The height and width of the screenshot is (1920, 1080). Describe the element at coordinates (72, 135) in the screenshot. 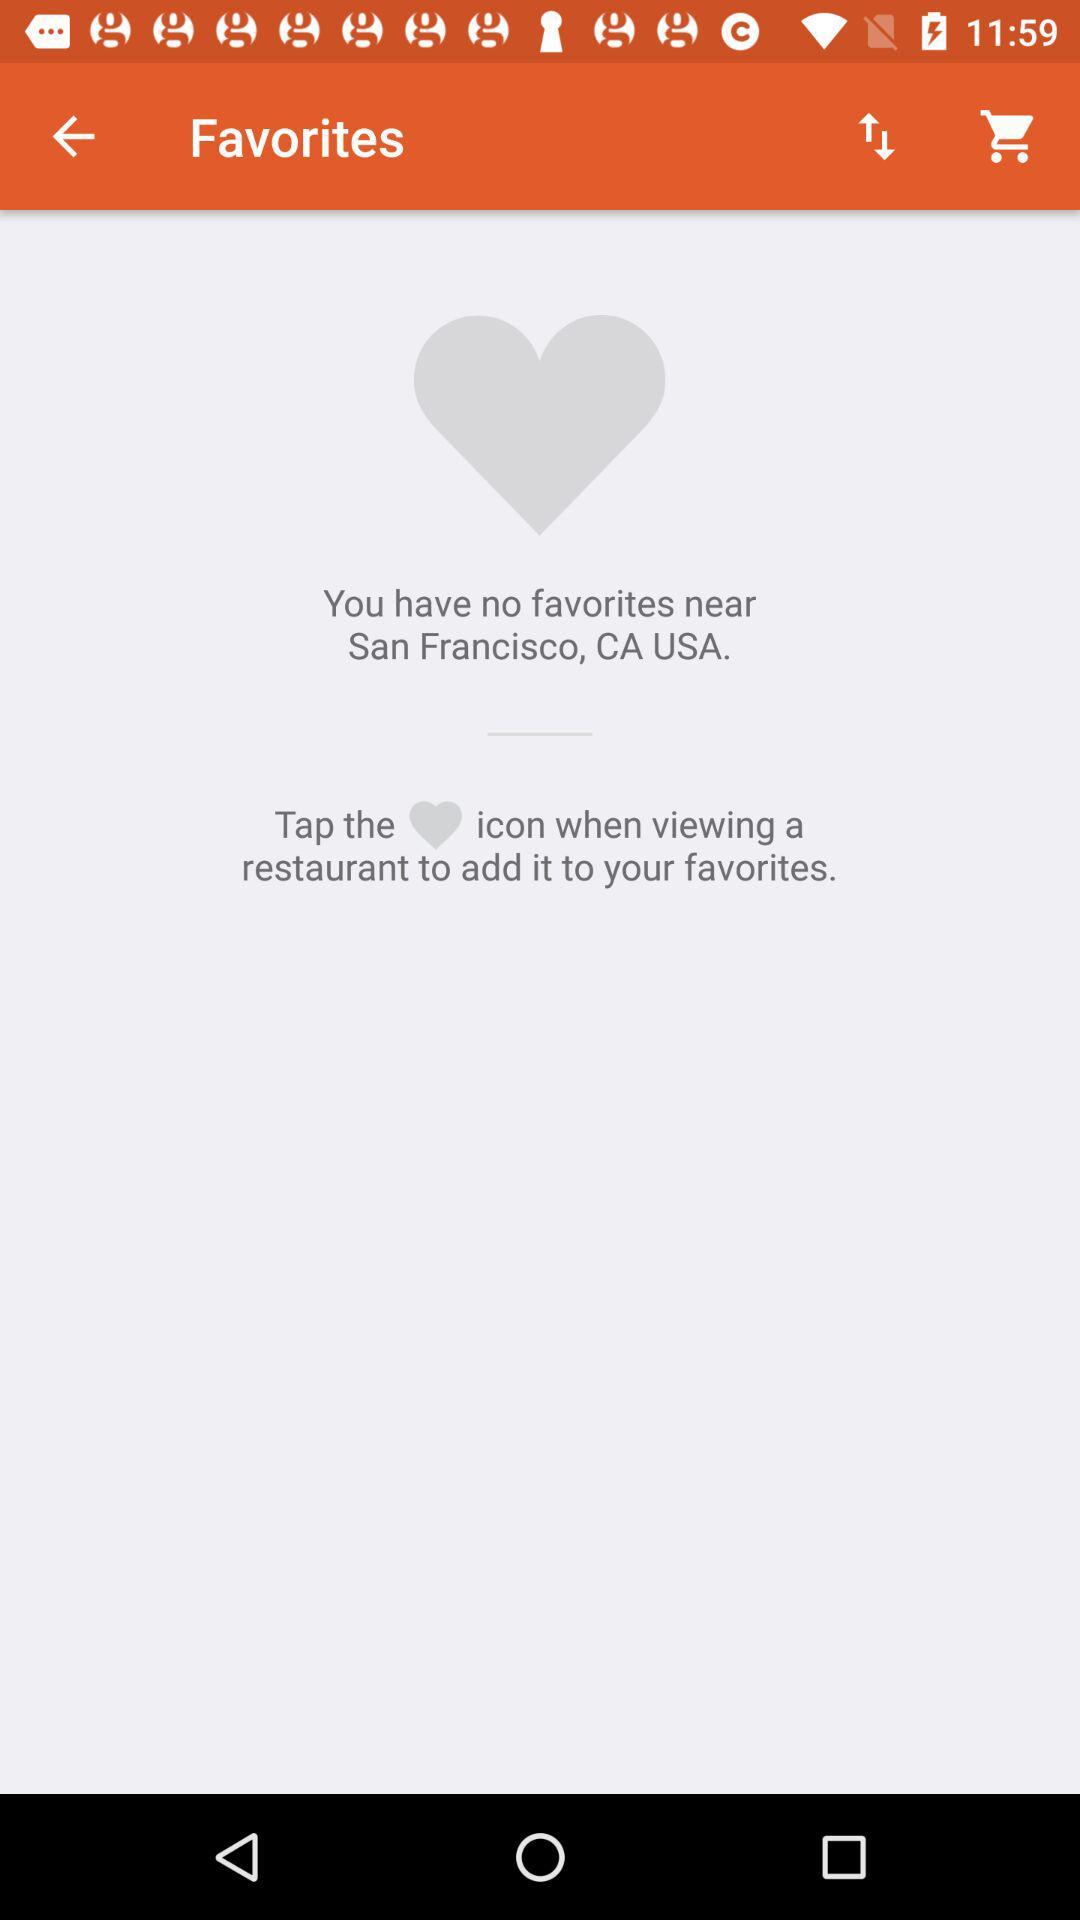

I see `the item next to favorites icon` at that location.